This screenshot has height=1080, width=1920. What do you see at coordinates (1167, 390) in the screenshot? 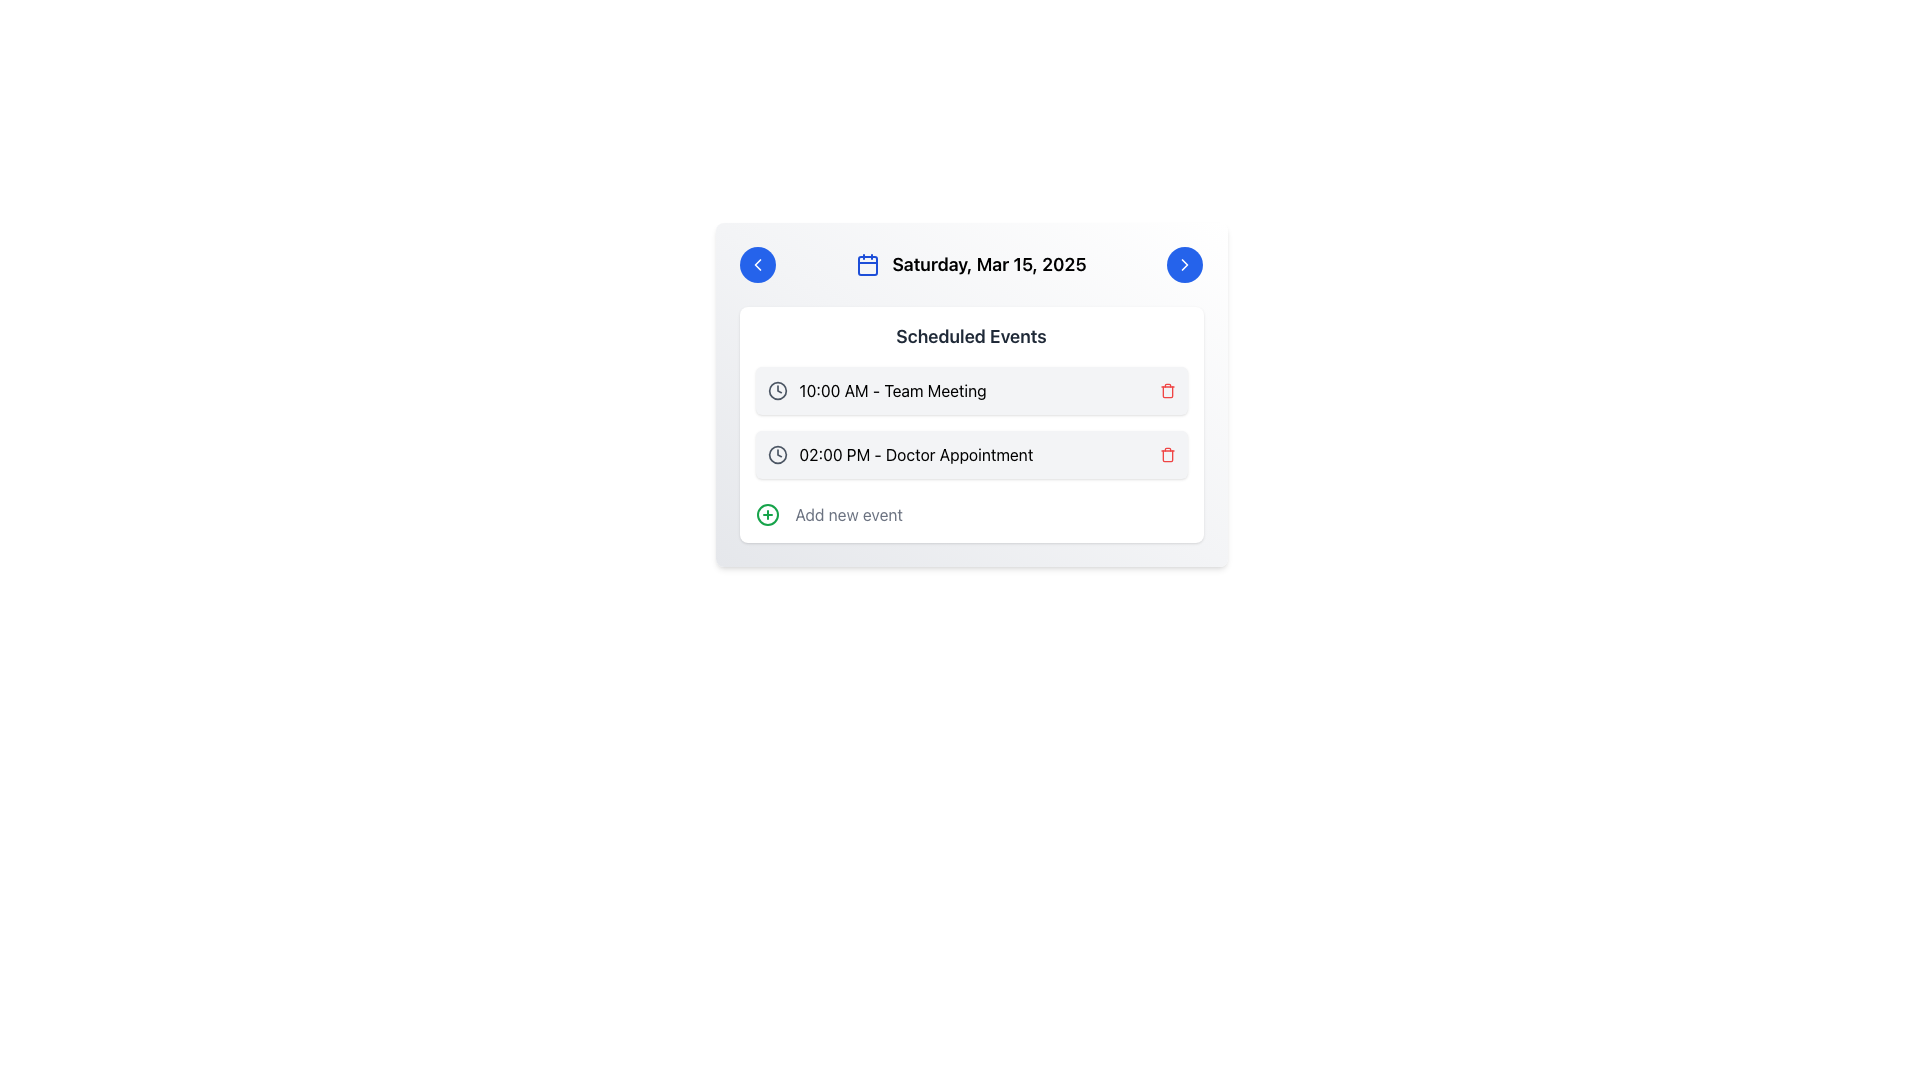
I see `the red trash can icon button located at the far-right end of the row for the event '10:00 AM - Team Meeting'` at bounding box center [1167, 390].